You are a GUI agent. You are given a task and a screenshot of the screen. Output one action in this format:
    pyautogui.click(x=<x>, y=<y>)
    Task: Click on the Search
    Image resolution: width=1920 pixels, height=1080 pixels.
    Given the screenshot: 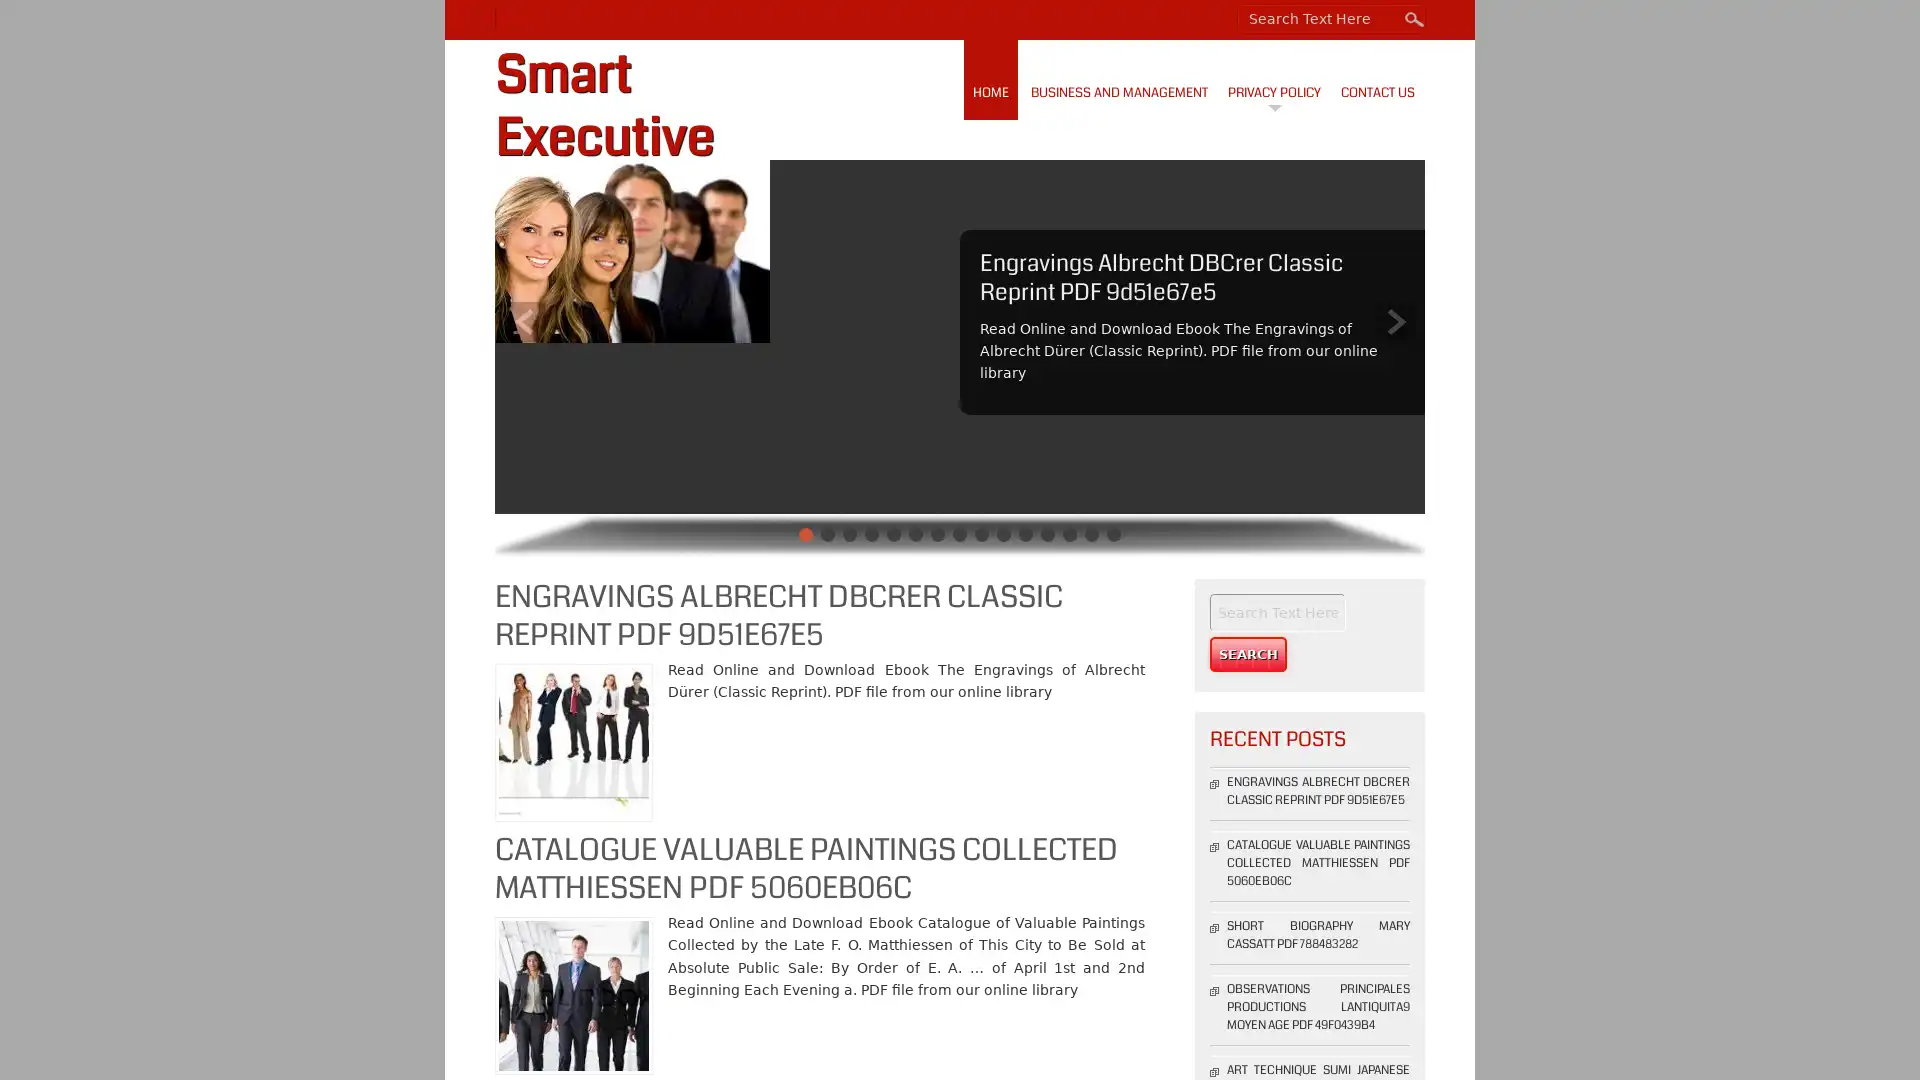 What is the action you would take?
    pyautogui.click(x=1247, y=654)
    